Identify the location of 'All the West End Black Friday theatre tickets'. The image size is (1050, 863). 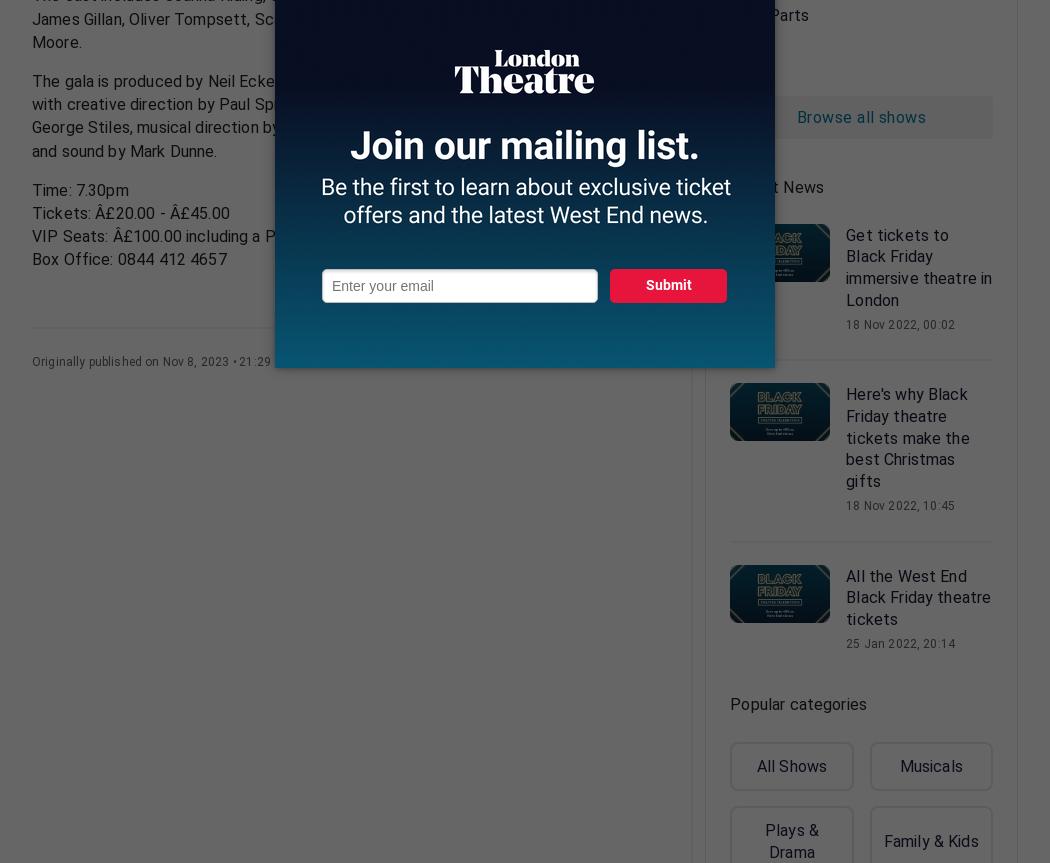
(918, 597).